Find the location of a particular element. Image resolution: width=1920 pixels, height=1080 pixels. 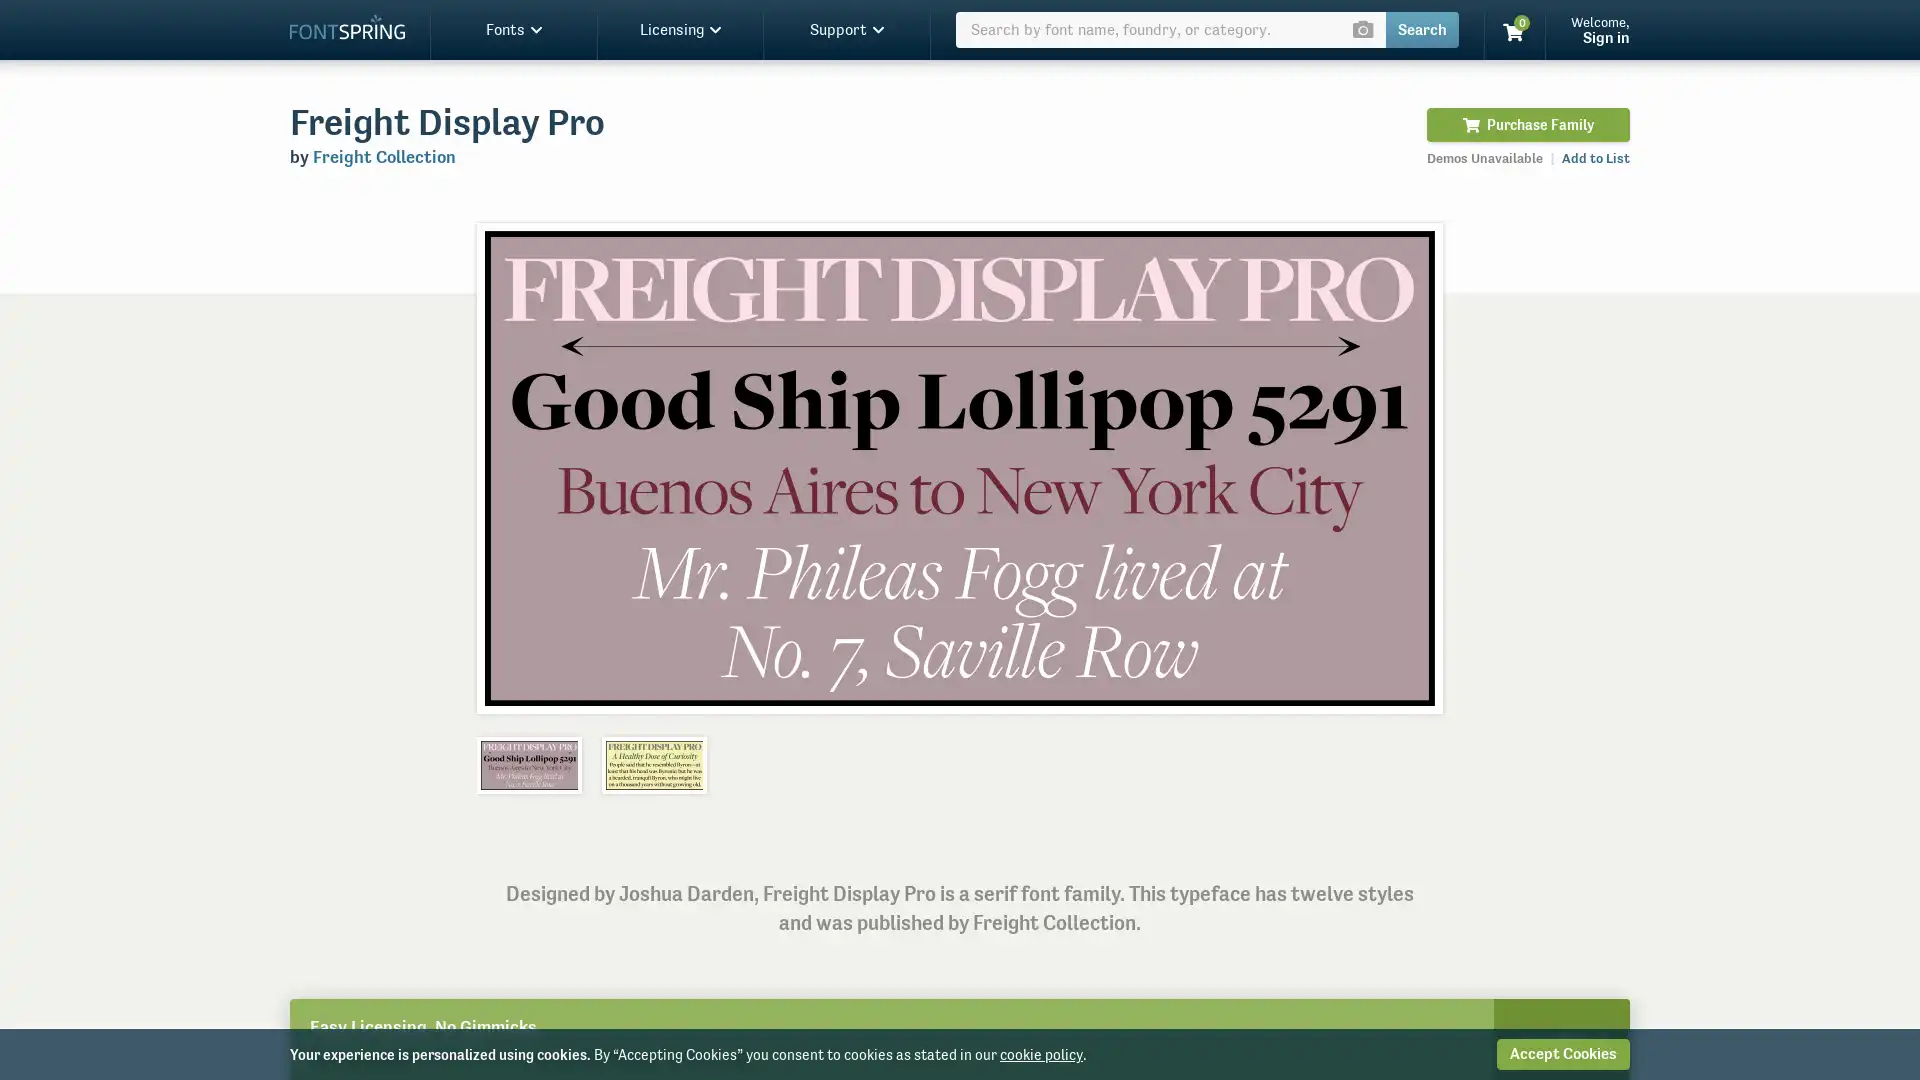

Add to List is located at coordinates (1595, 157).